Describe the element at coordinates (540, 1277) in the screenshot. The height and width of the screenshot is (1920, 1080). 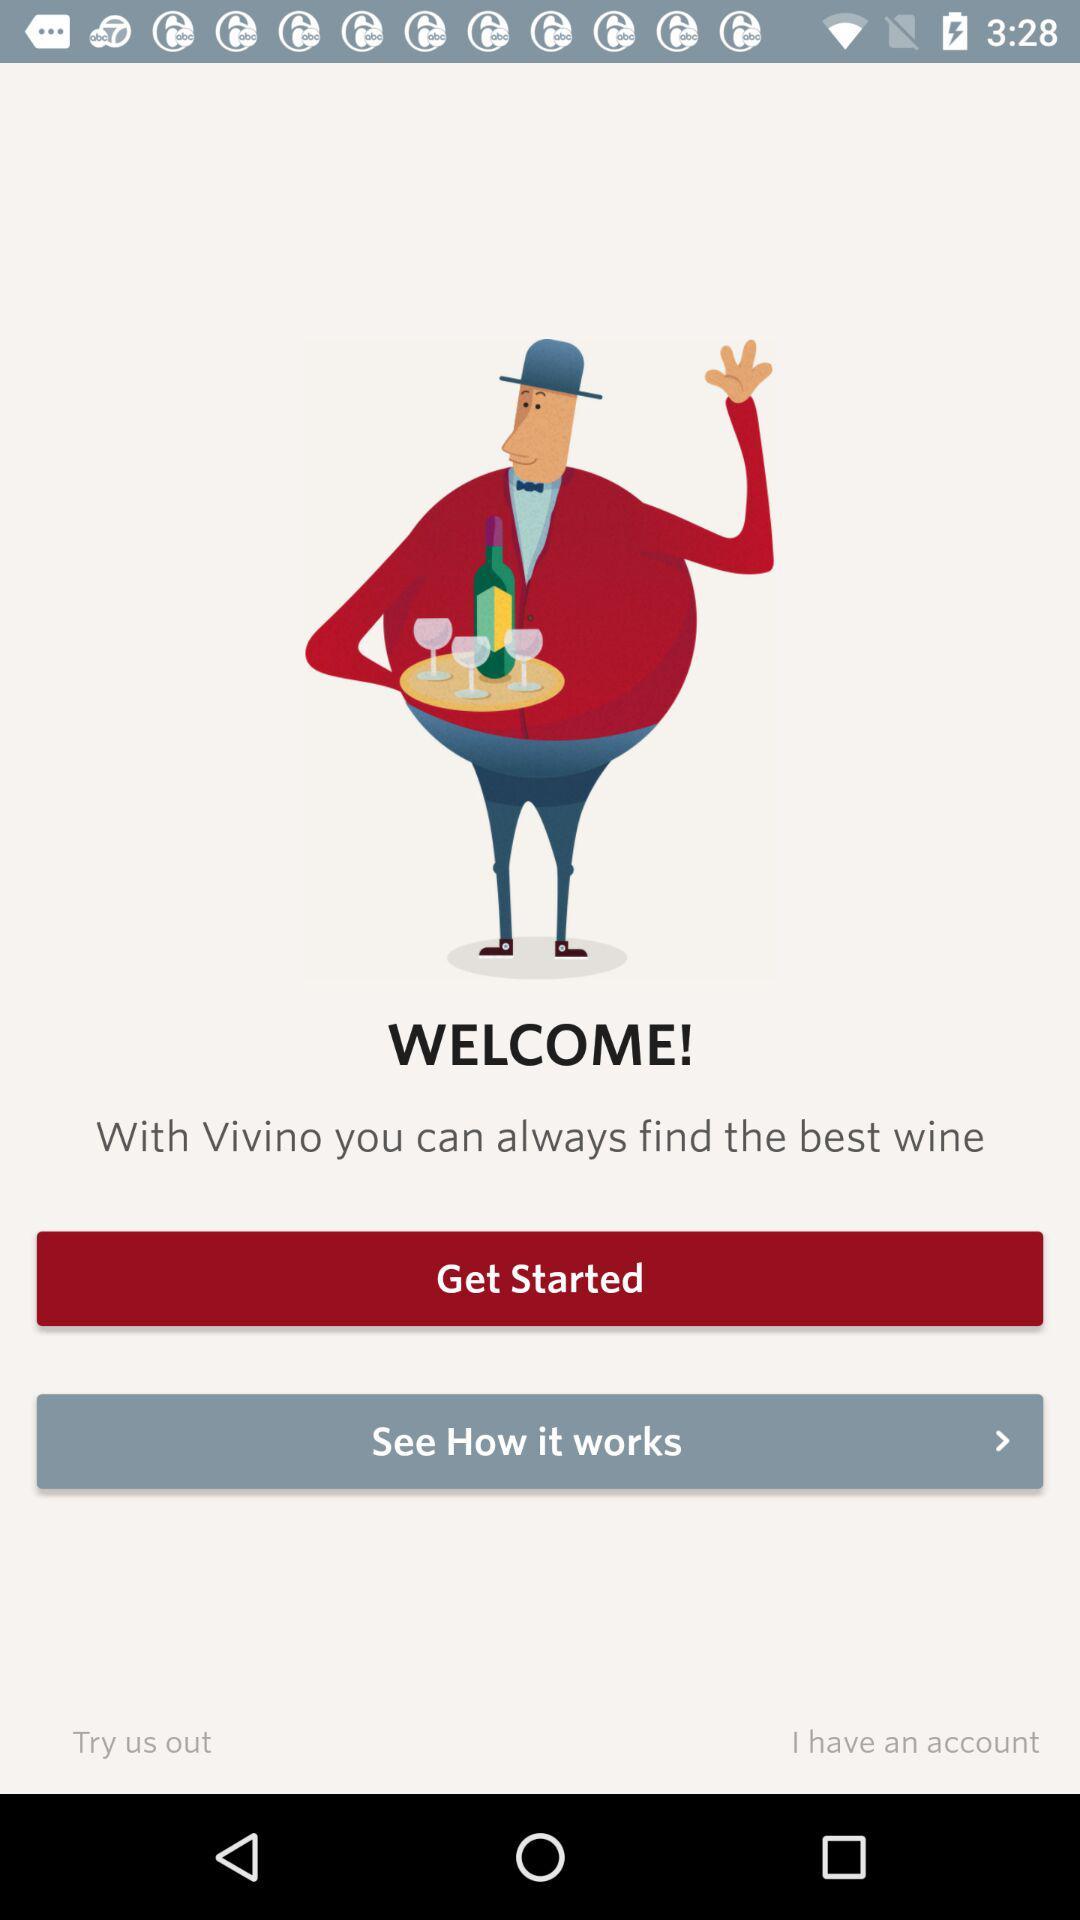
I see `the get started item` at that location.